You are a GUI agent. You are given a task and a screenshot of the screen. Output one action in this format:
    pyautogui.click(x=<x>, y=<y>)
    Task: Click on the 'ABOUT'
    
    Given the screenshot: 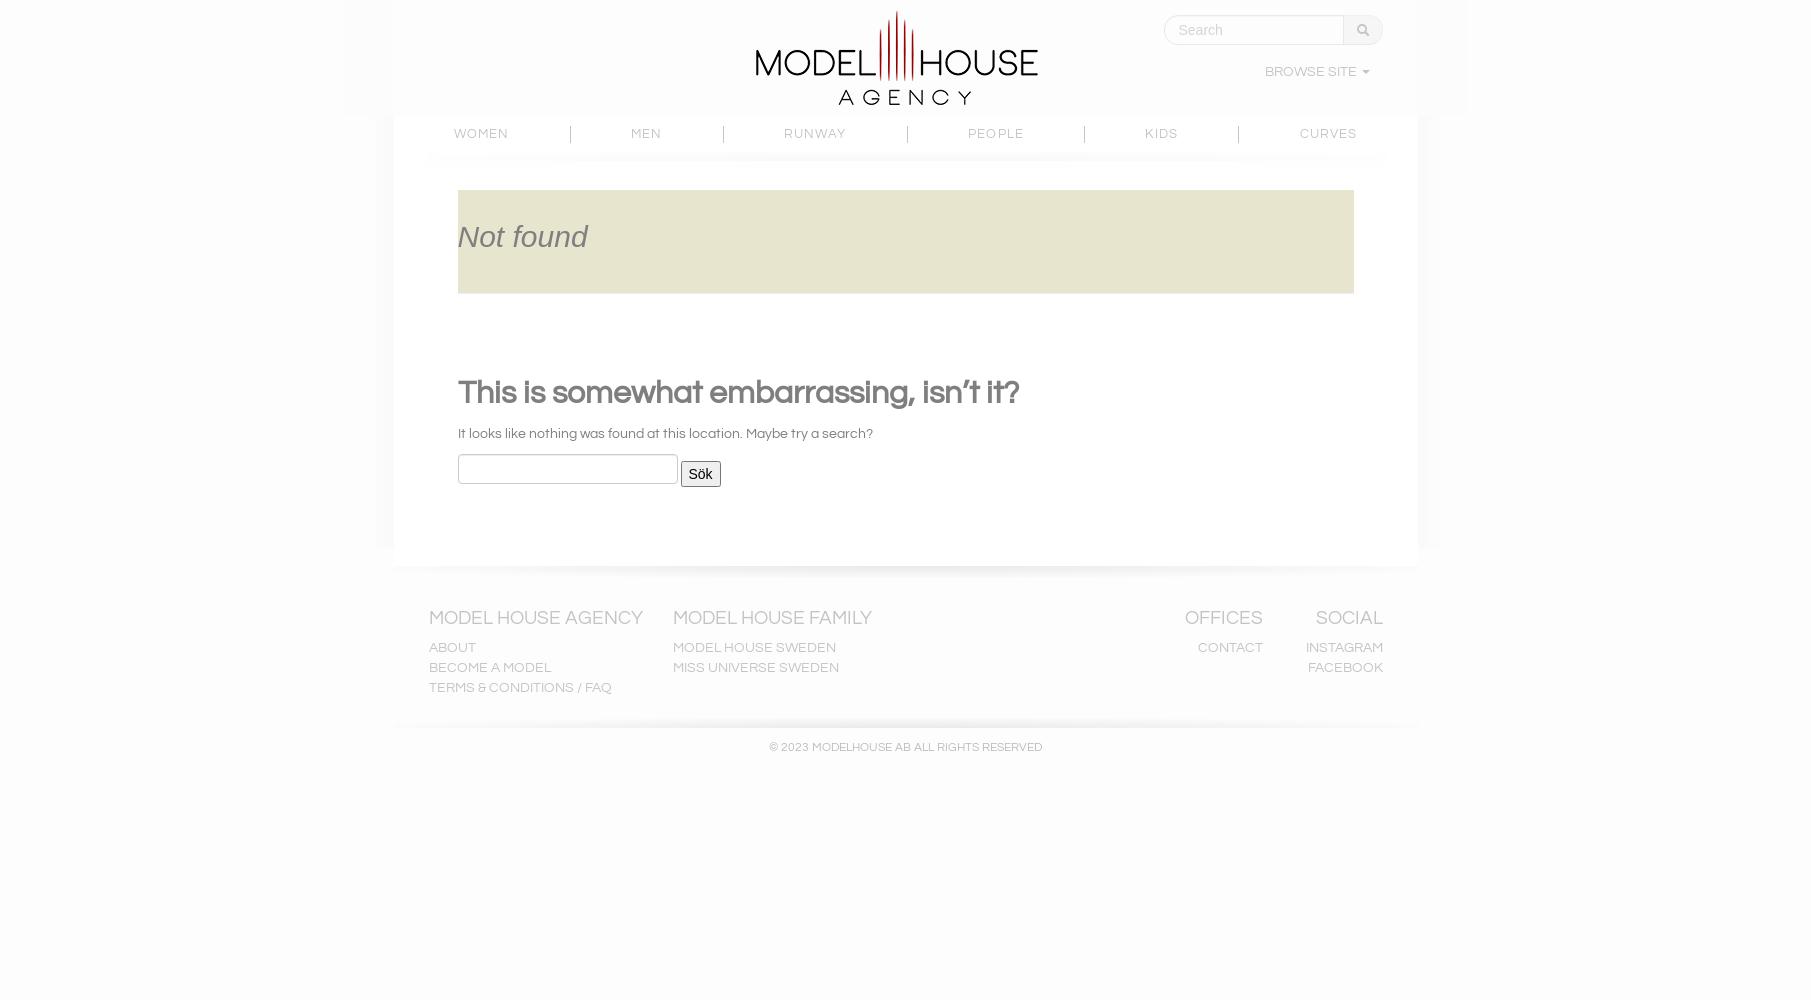 What is the action you would take?
    pyautogui.click(x=451, y=648)
    